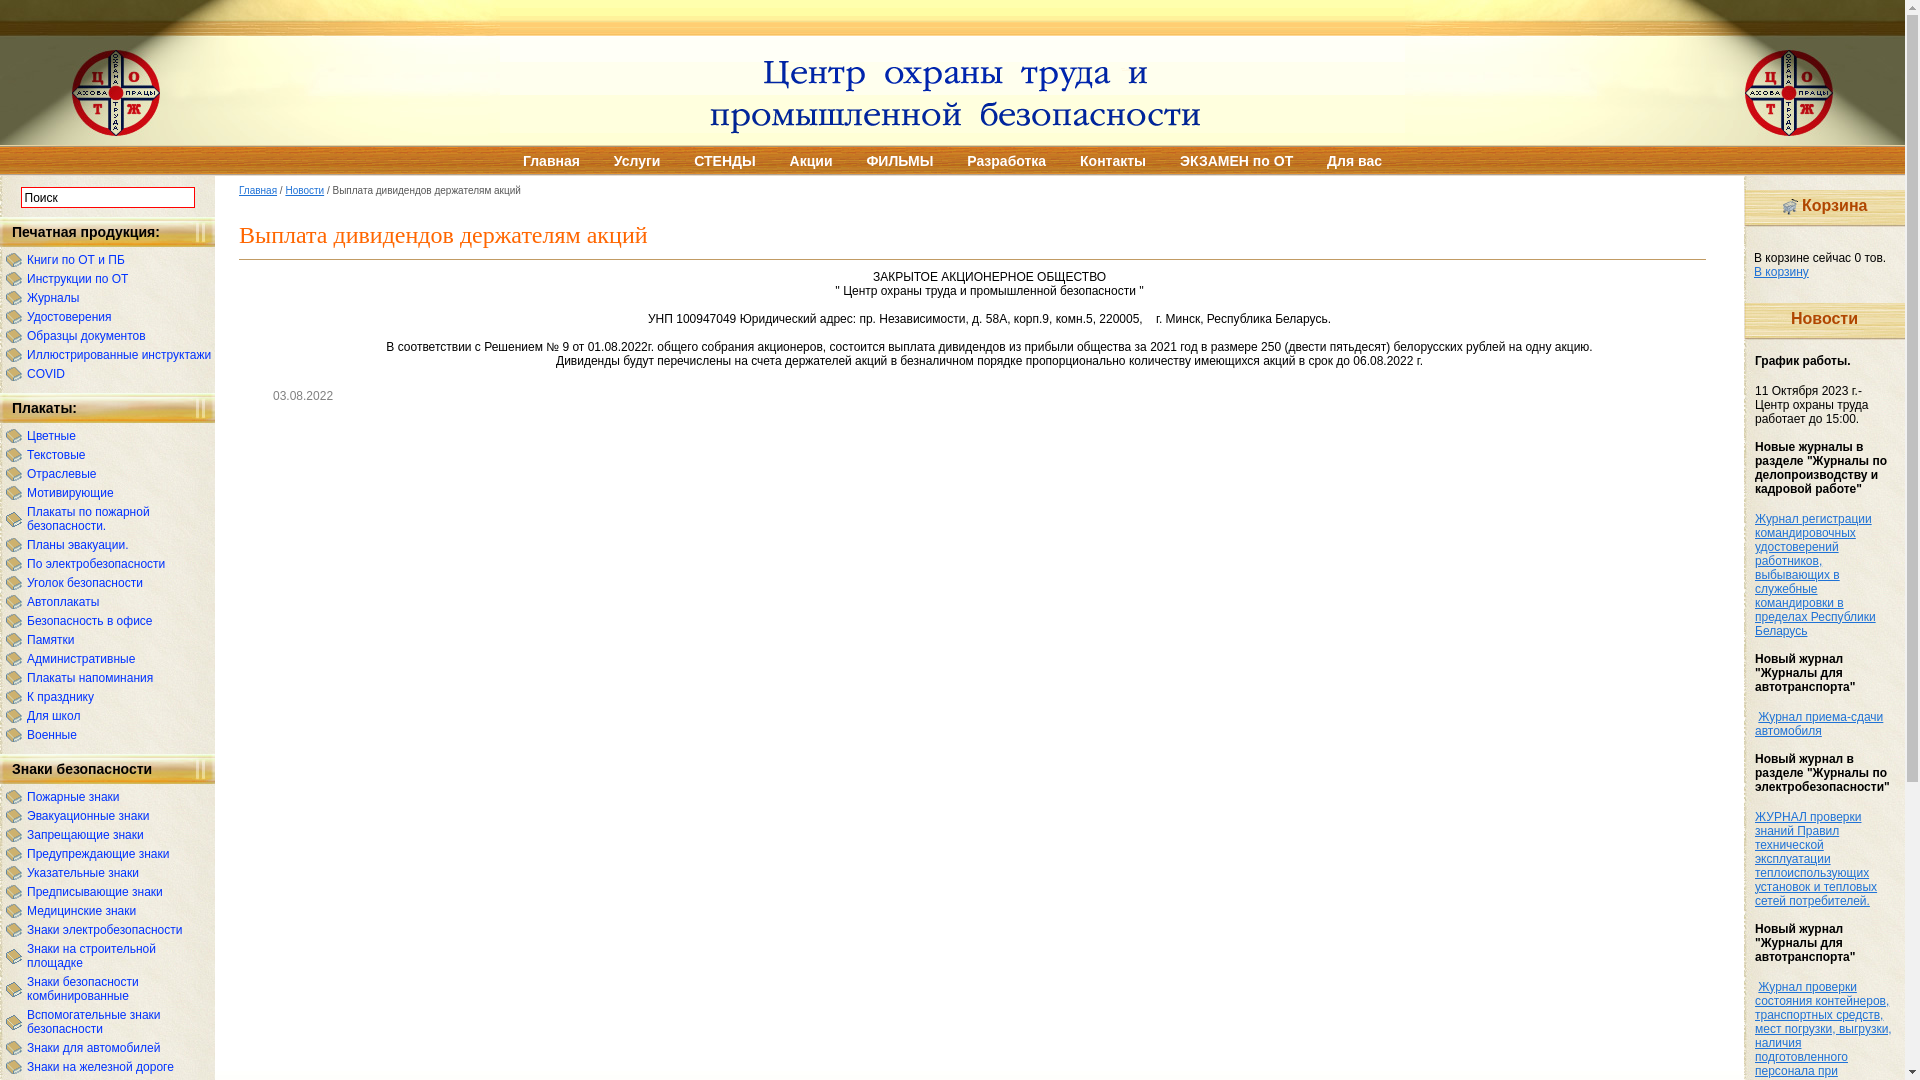  Describe the element at coordinates (27, 374) in the screenshot. I see `'COVID'` at that location.